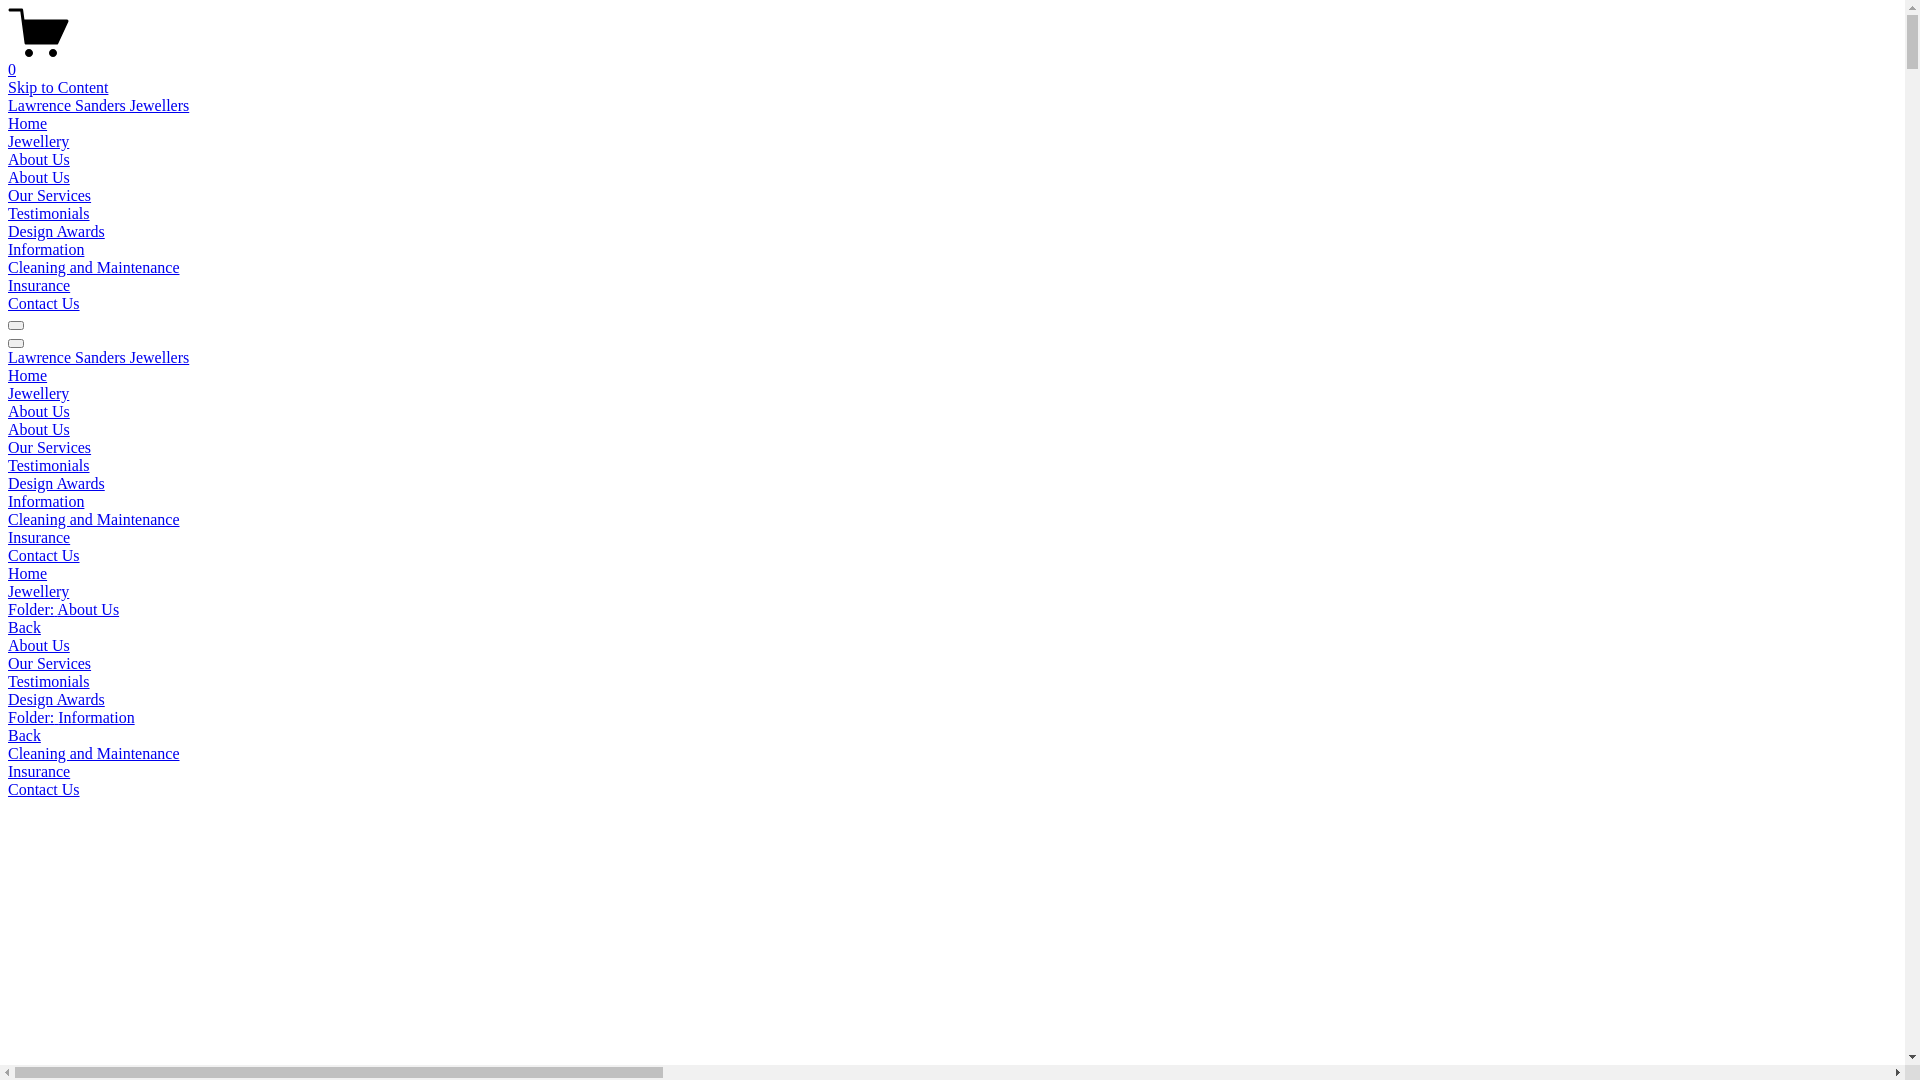 The width and height of the screenshot is (1920, 1080). Describe the element at coordinates (951, 663) in the screenshot. I see `'Our Services'` at that location.